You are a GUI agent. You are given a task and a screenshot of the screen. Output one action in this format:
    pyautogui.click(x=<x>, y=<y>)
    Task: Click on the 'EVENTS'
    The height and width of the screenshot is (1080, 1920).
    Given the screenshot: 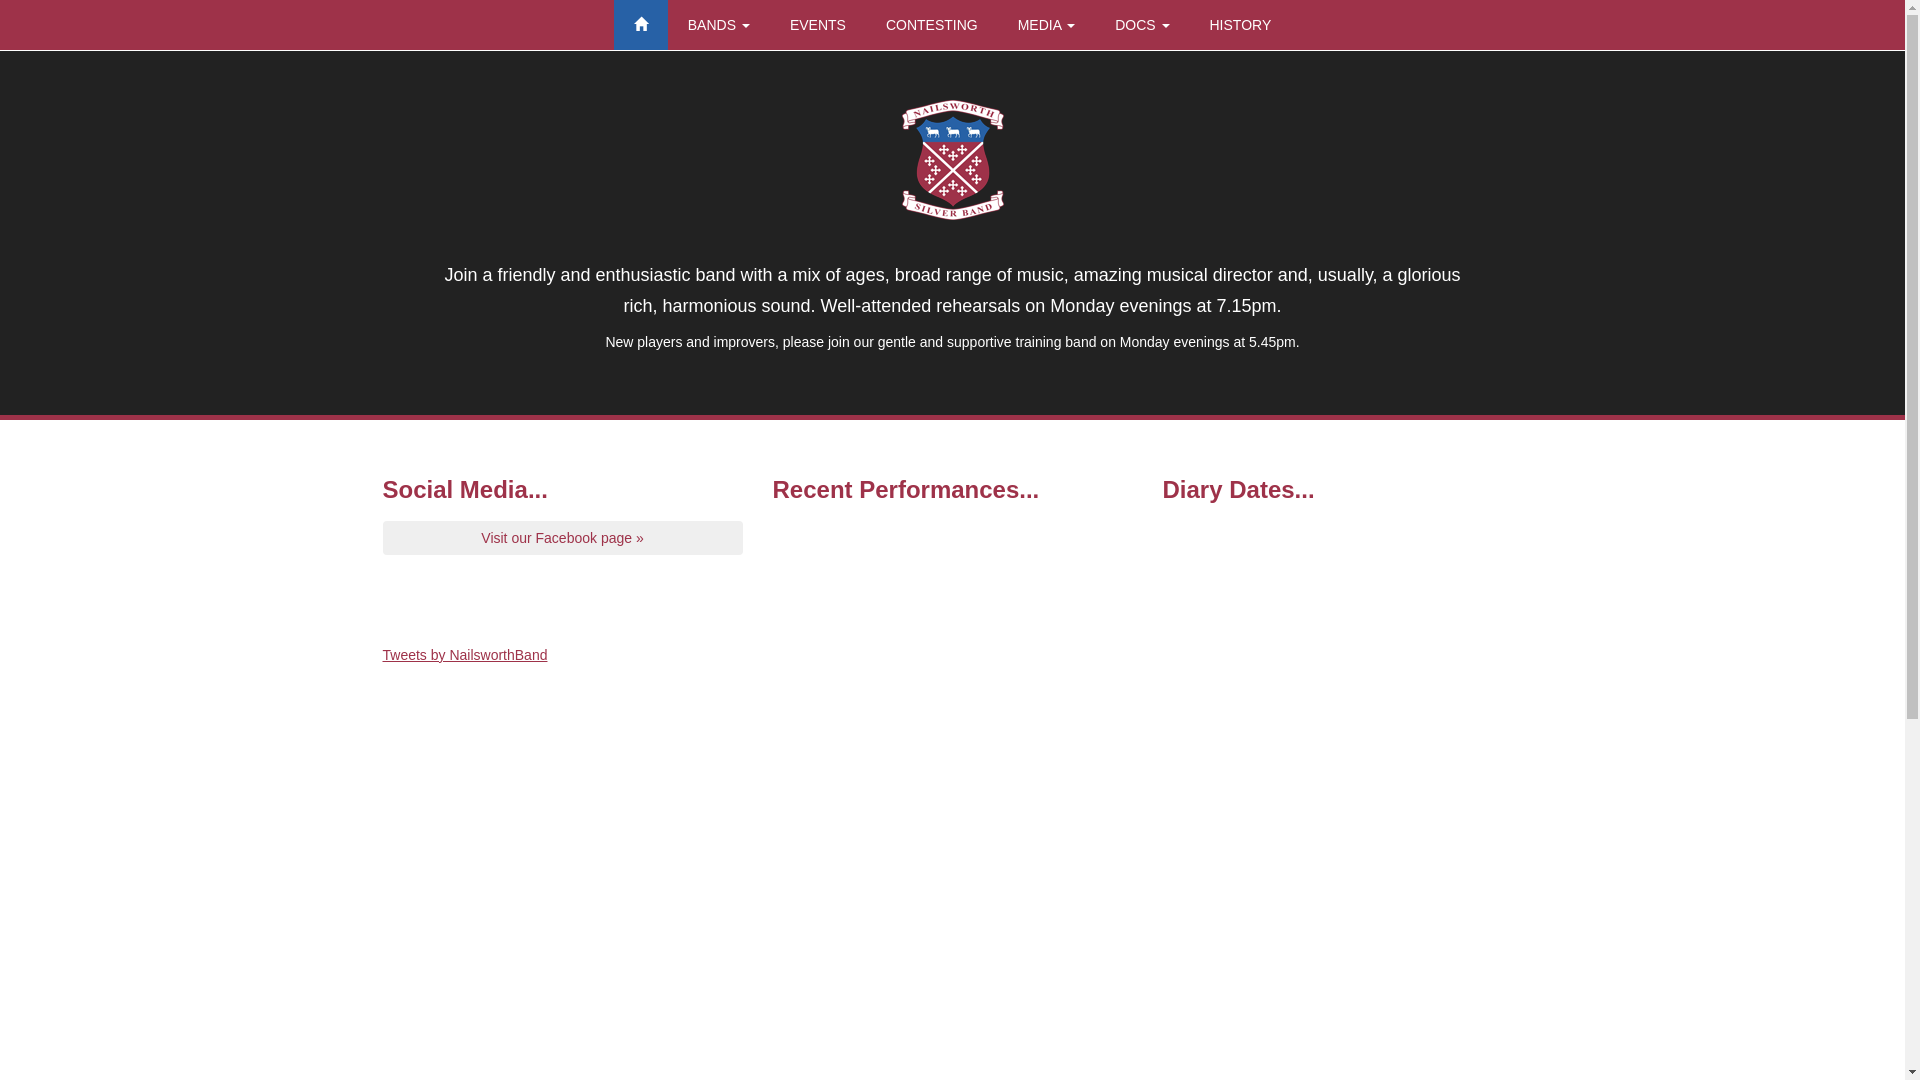 What is the action you would take?
    pyautogui.click(x=817, y=24)
    